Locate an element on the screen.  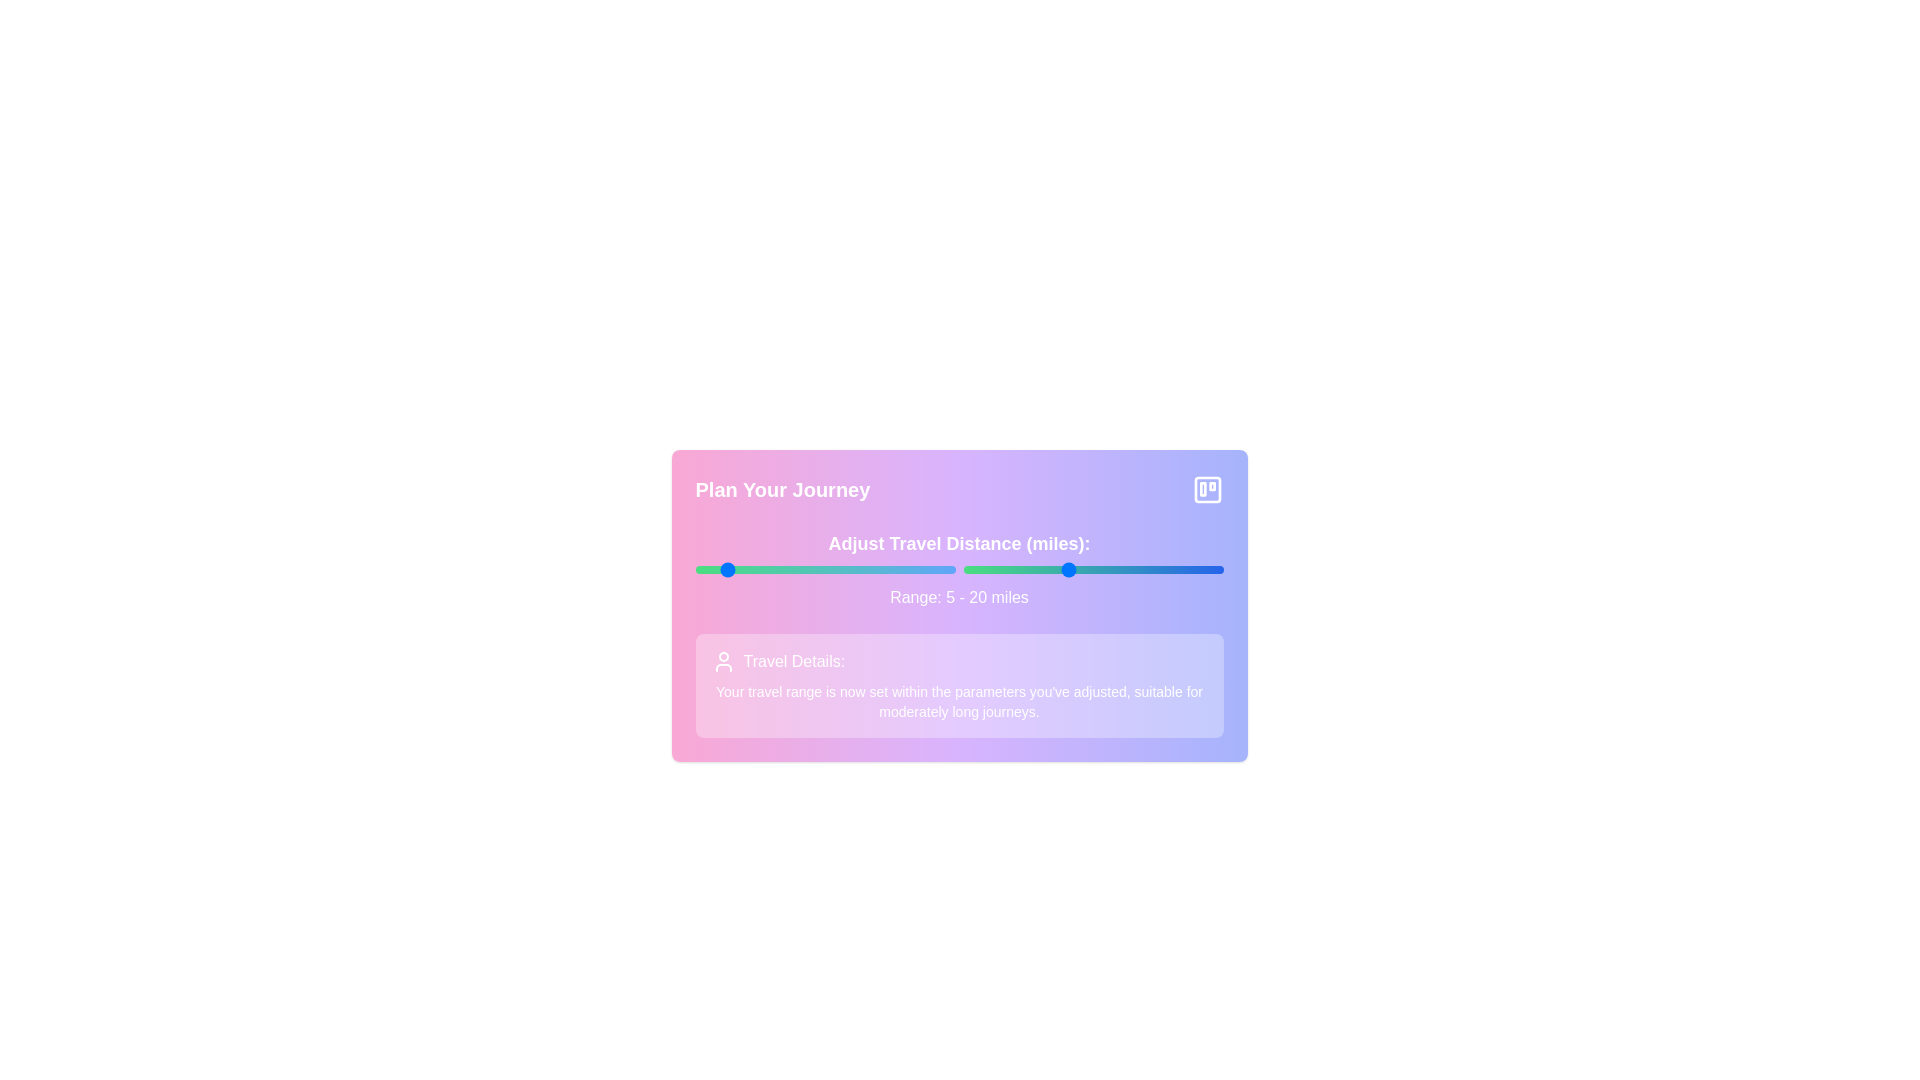
the travel distance is located at coordinates (1102, 570).